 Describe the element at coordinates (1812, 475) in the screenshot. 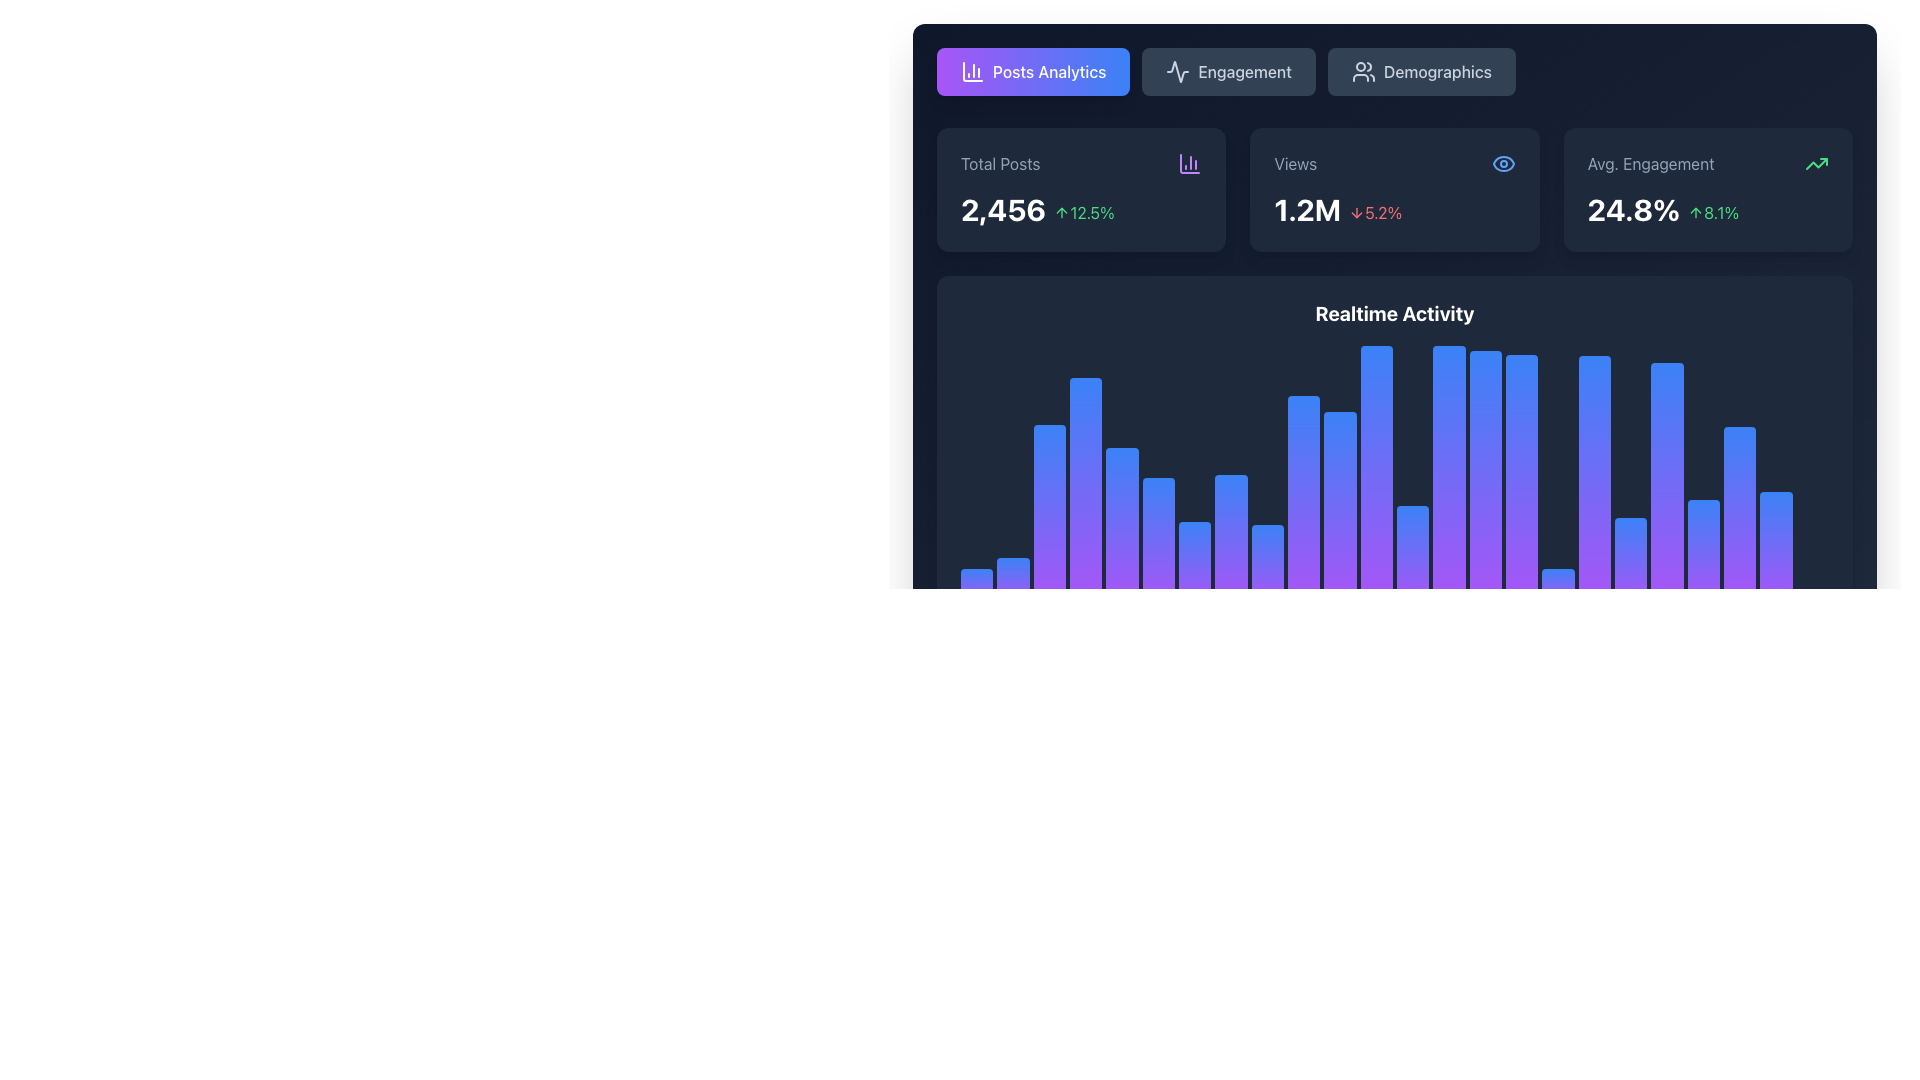

I see `the last vertical rounded rectangle bar in the bar chart, which has a gradient color transitioning from purple at the bottom to blue at the top` at that location.